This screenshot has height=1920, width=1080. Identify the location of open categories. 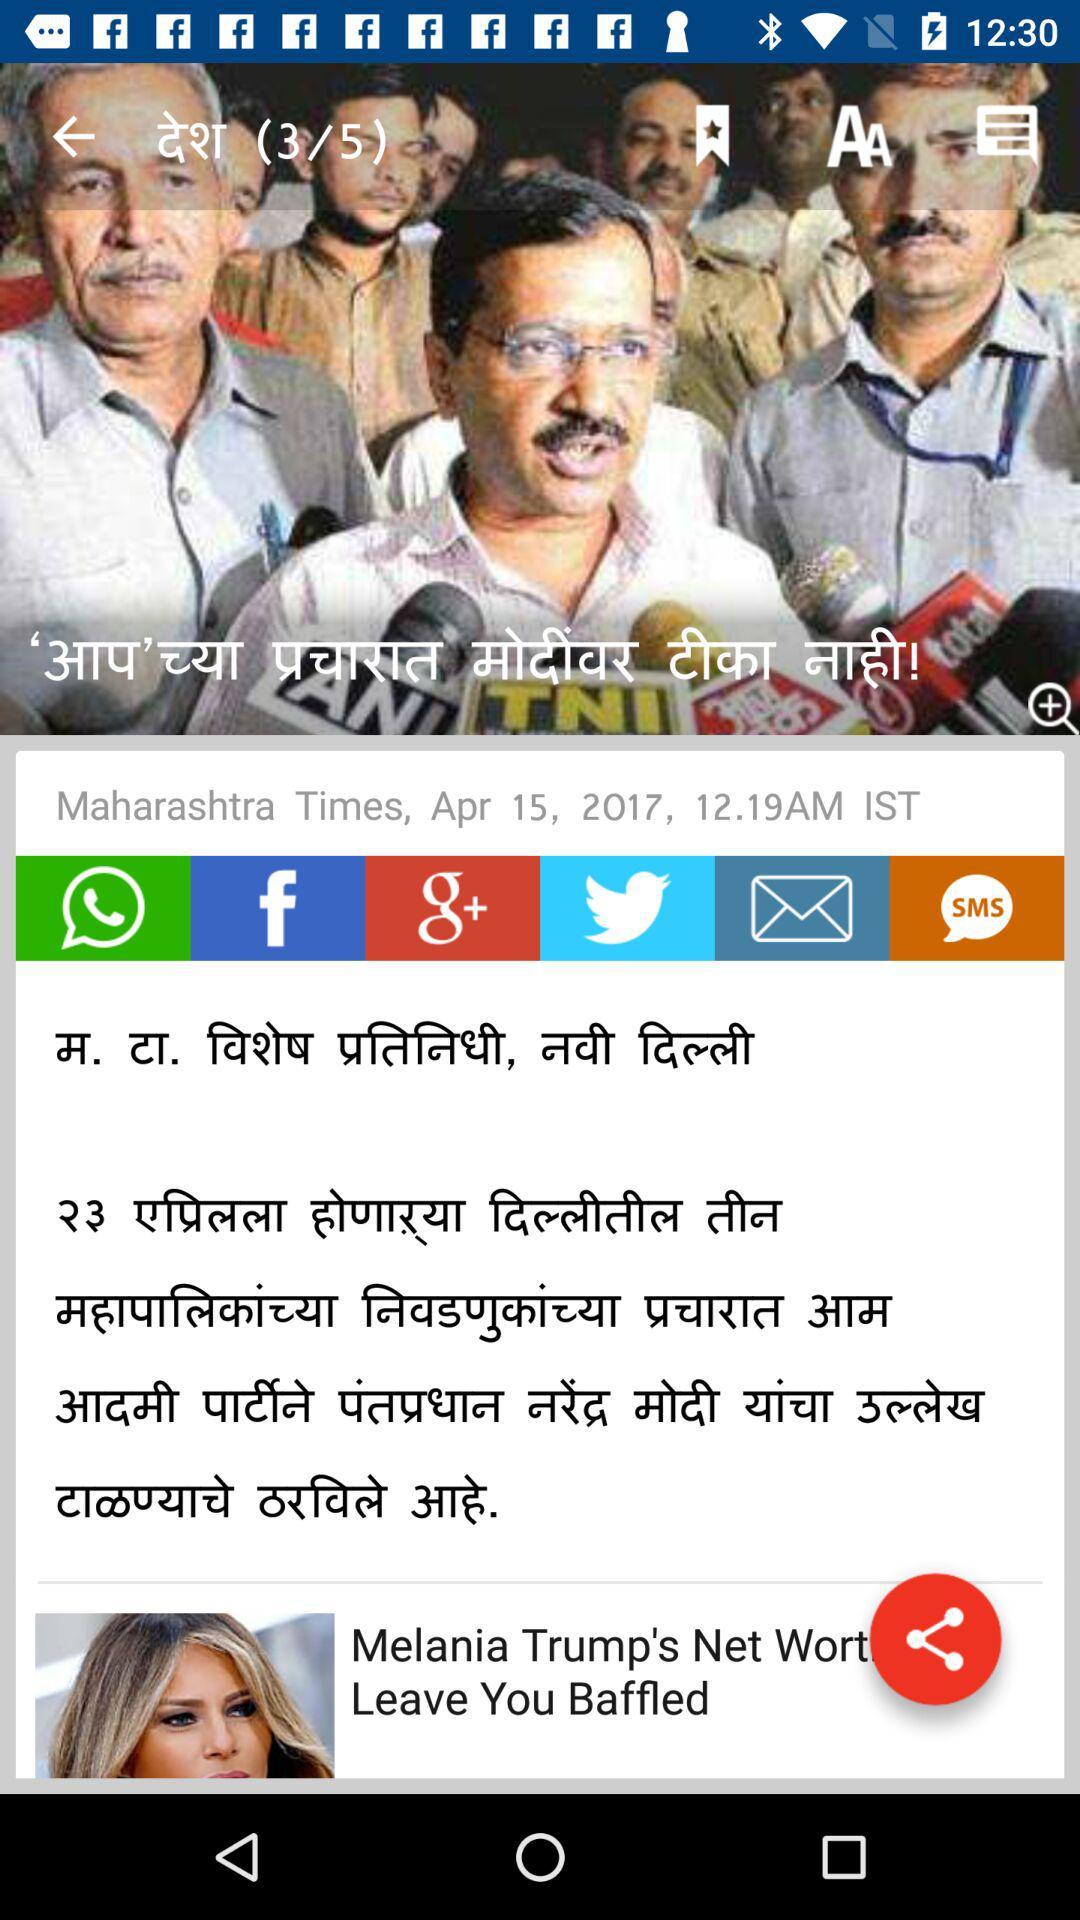
(935, 1649).